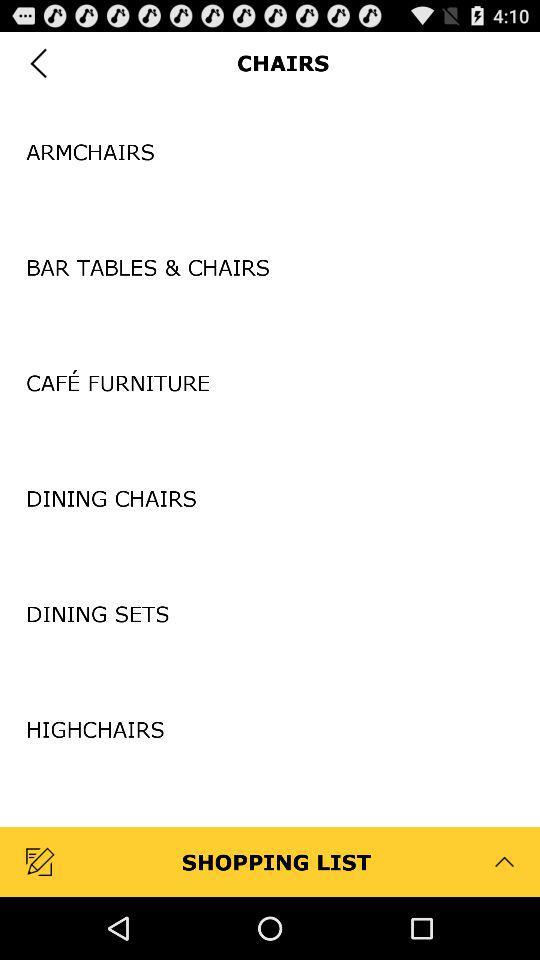 The height and width of the screenshot is (960, 540). I want to click on the arrow beside right to shopping list, so click(503, 860).